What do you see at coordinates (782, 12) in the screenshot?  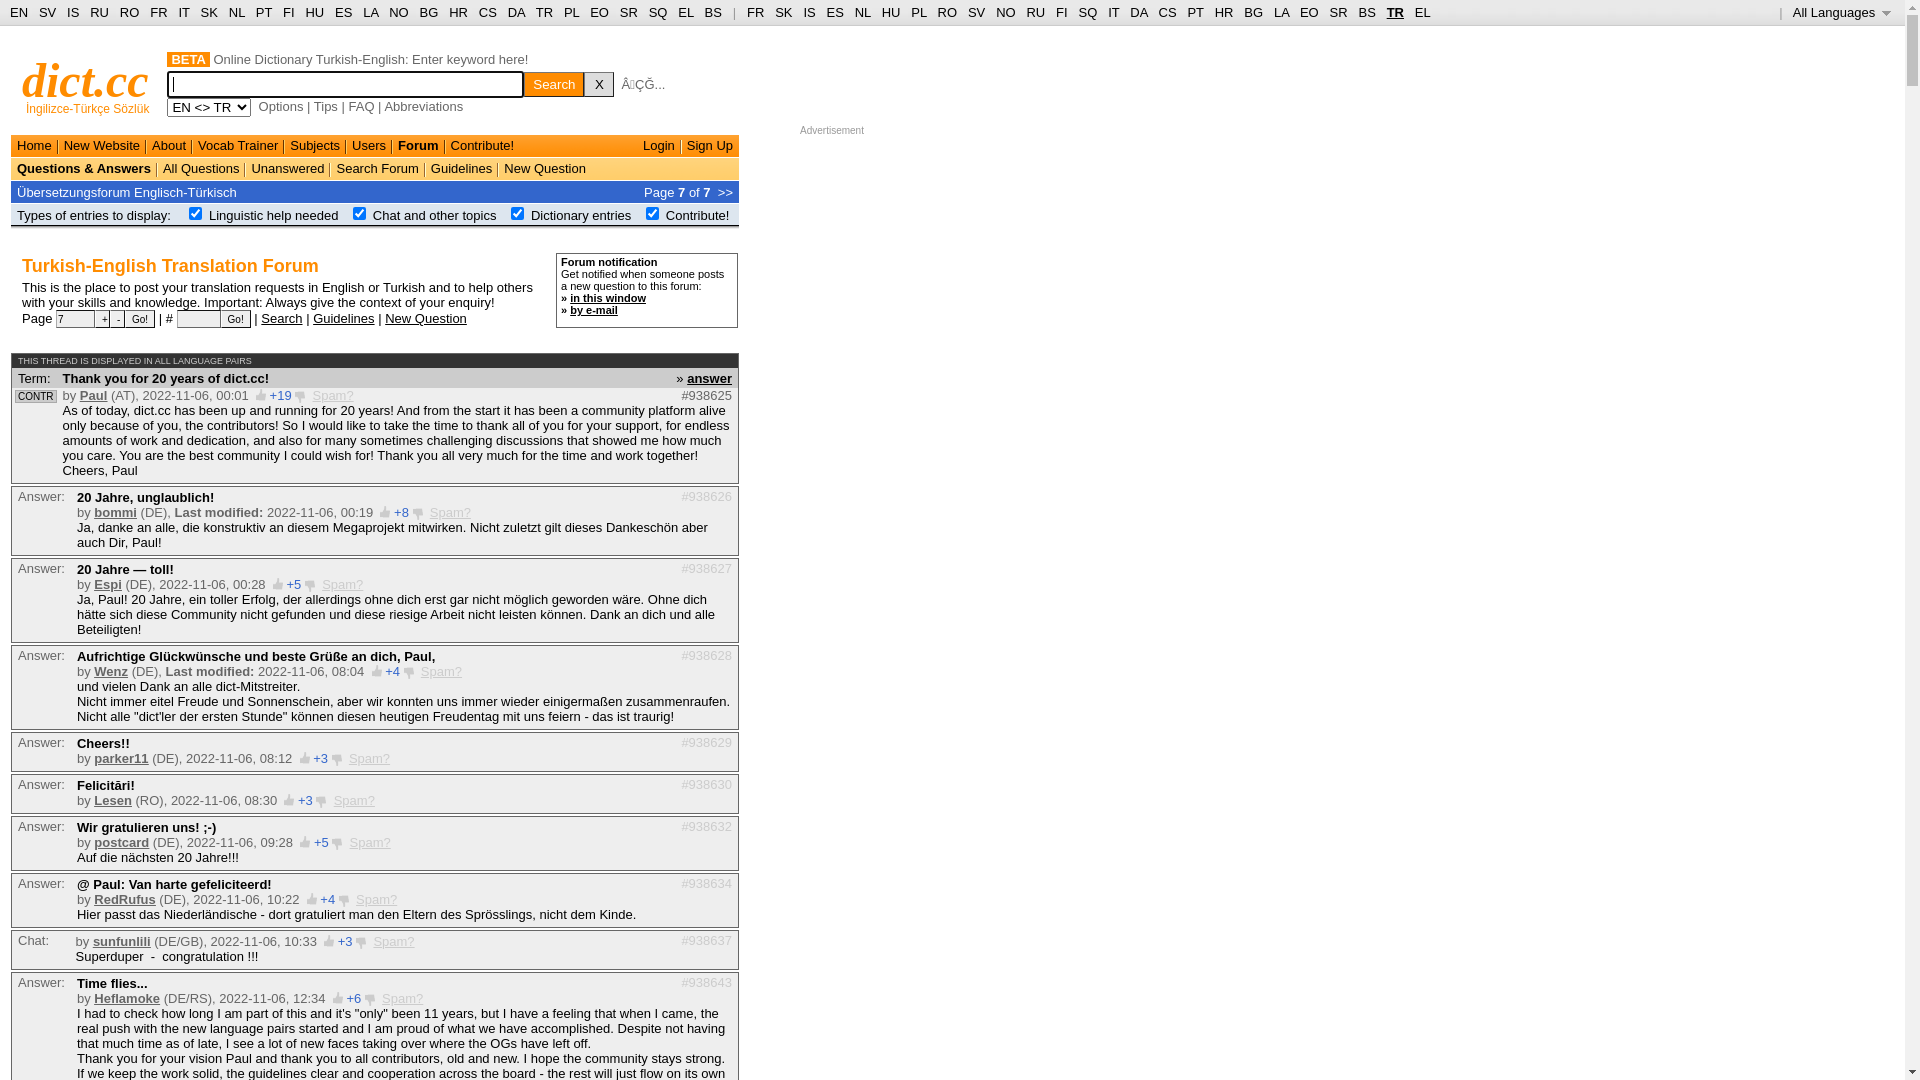 I see `'SK'` at bounding box center [782, 12].